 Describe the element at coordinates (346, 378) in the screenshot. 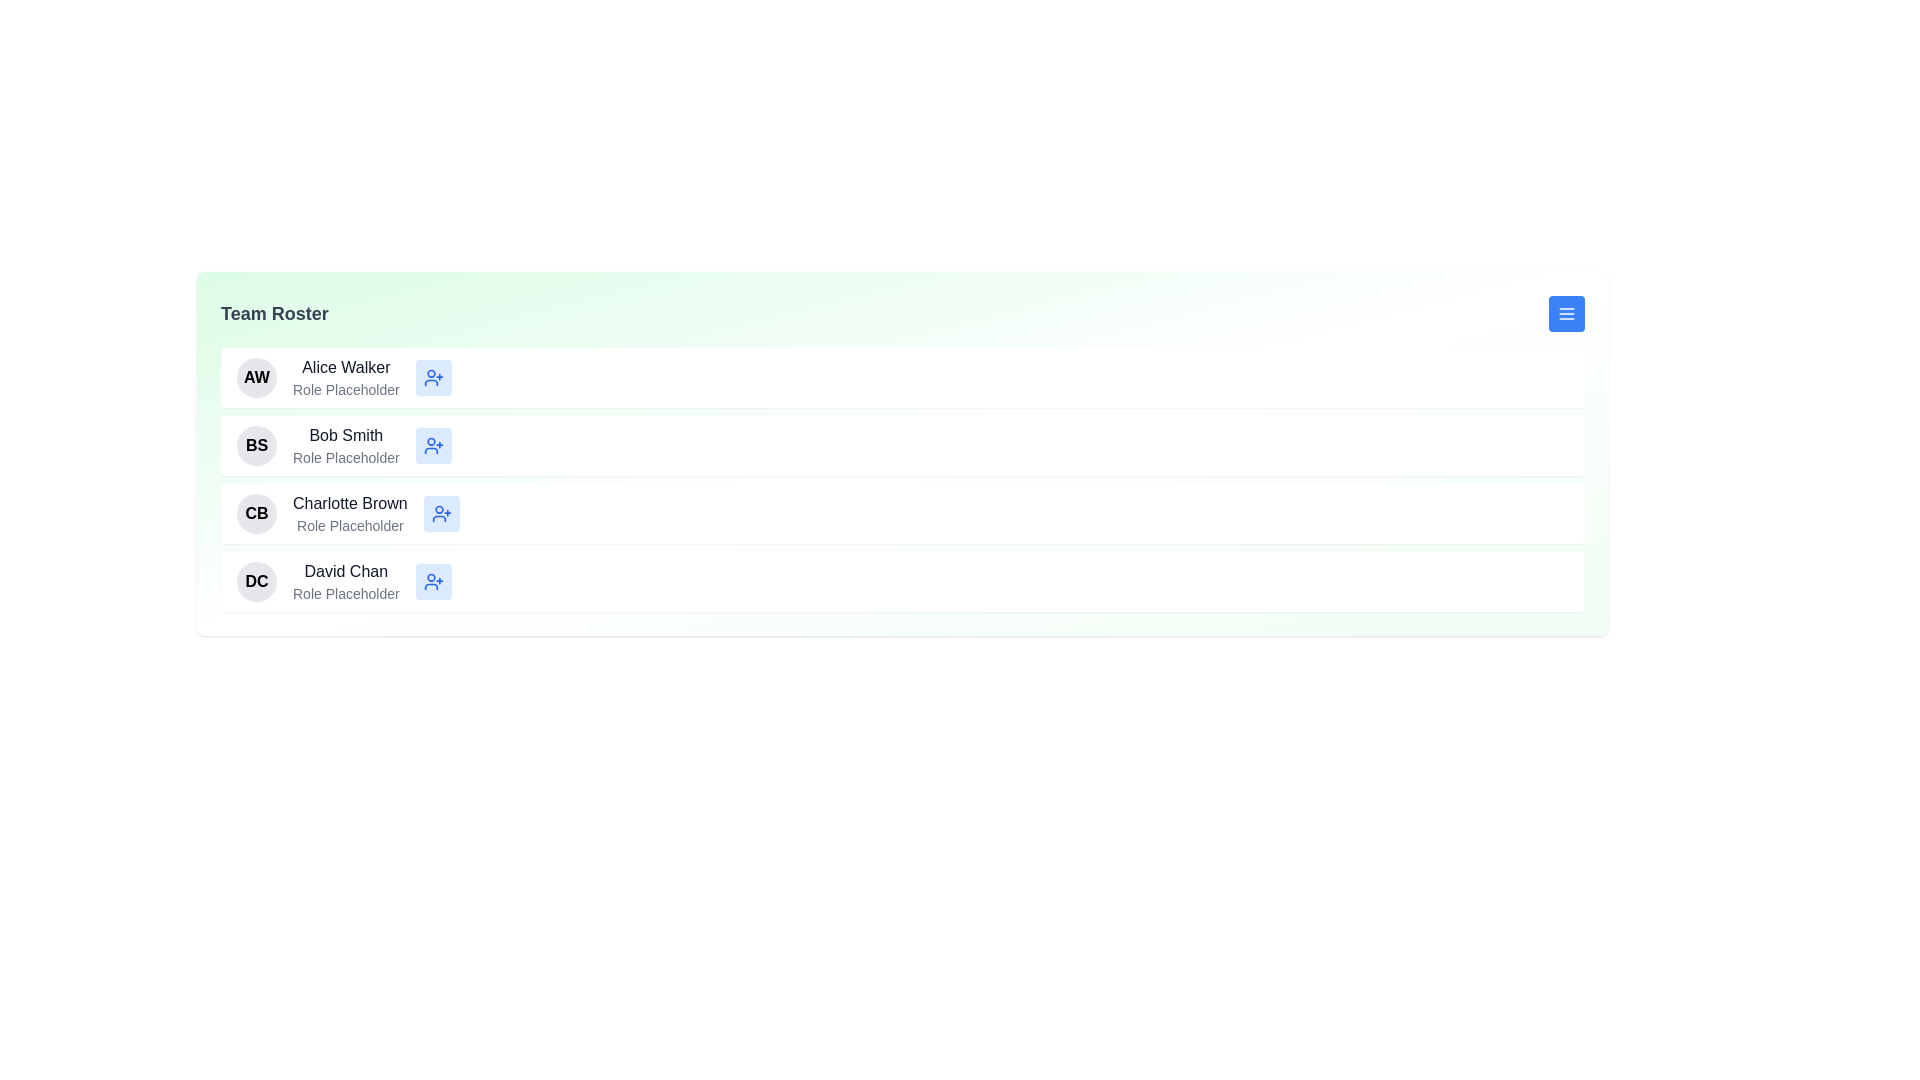

I see `the text block containing 'Alice Walker' and 'Role Placeholder', which is aligned vertically and located between a circular avatar labeled 'AW' and a button with a person and a plus sign` at that location.